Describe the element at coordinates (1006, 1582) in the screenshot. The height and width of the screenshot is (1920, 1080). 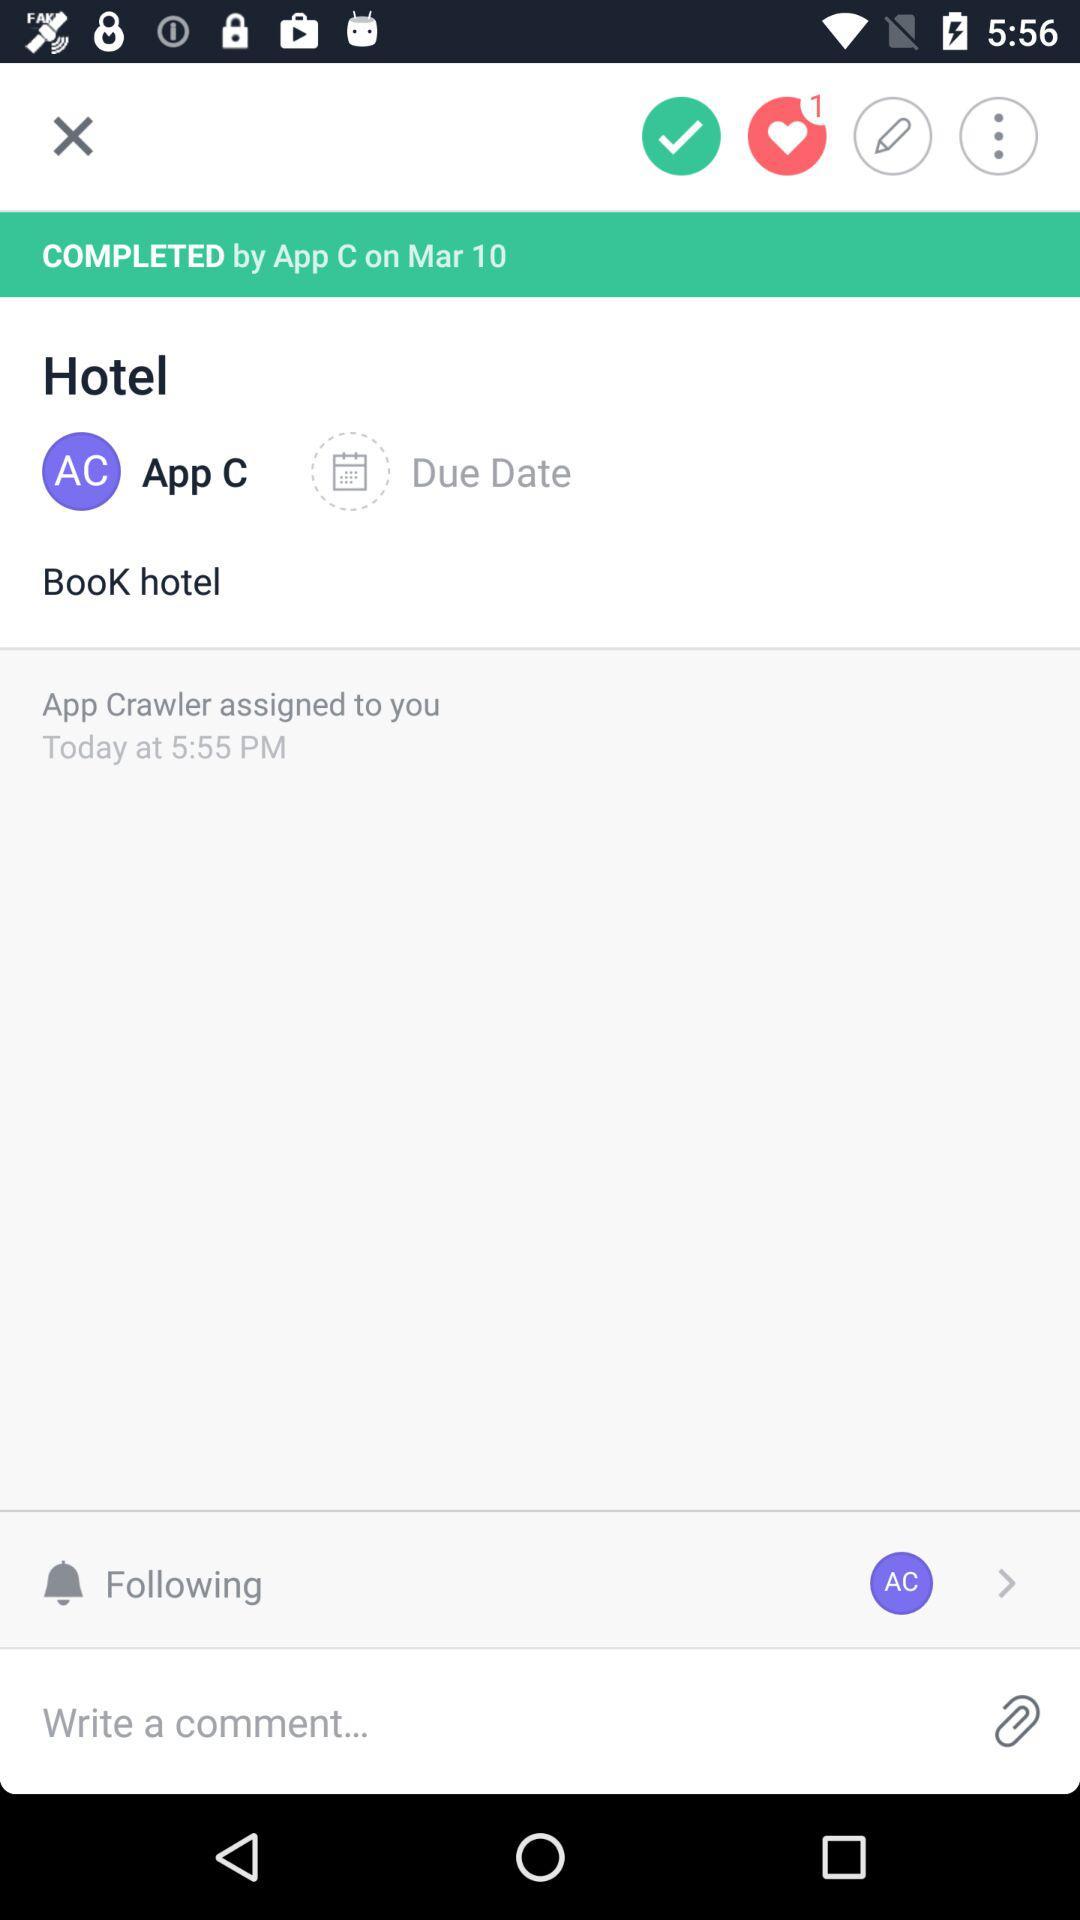
I see `the item next to the ac` at that location.